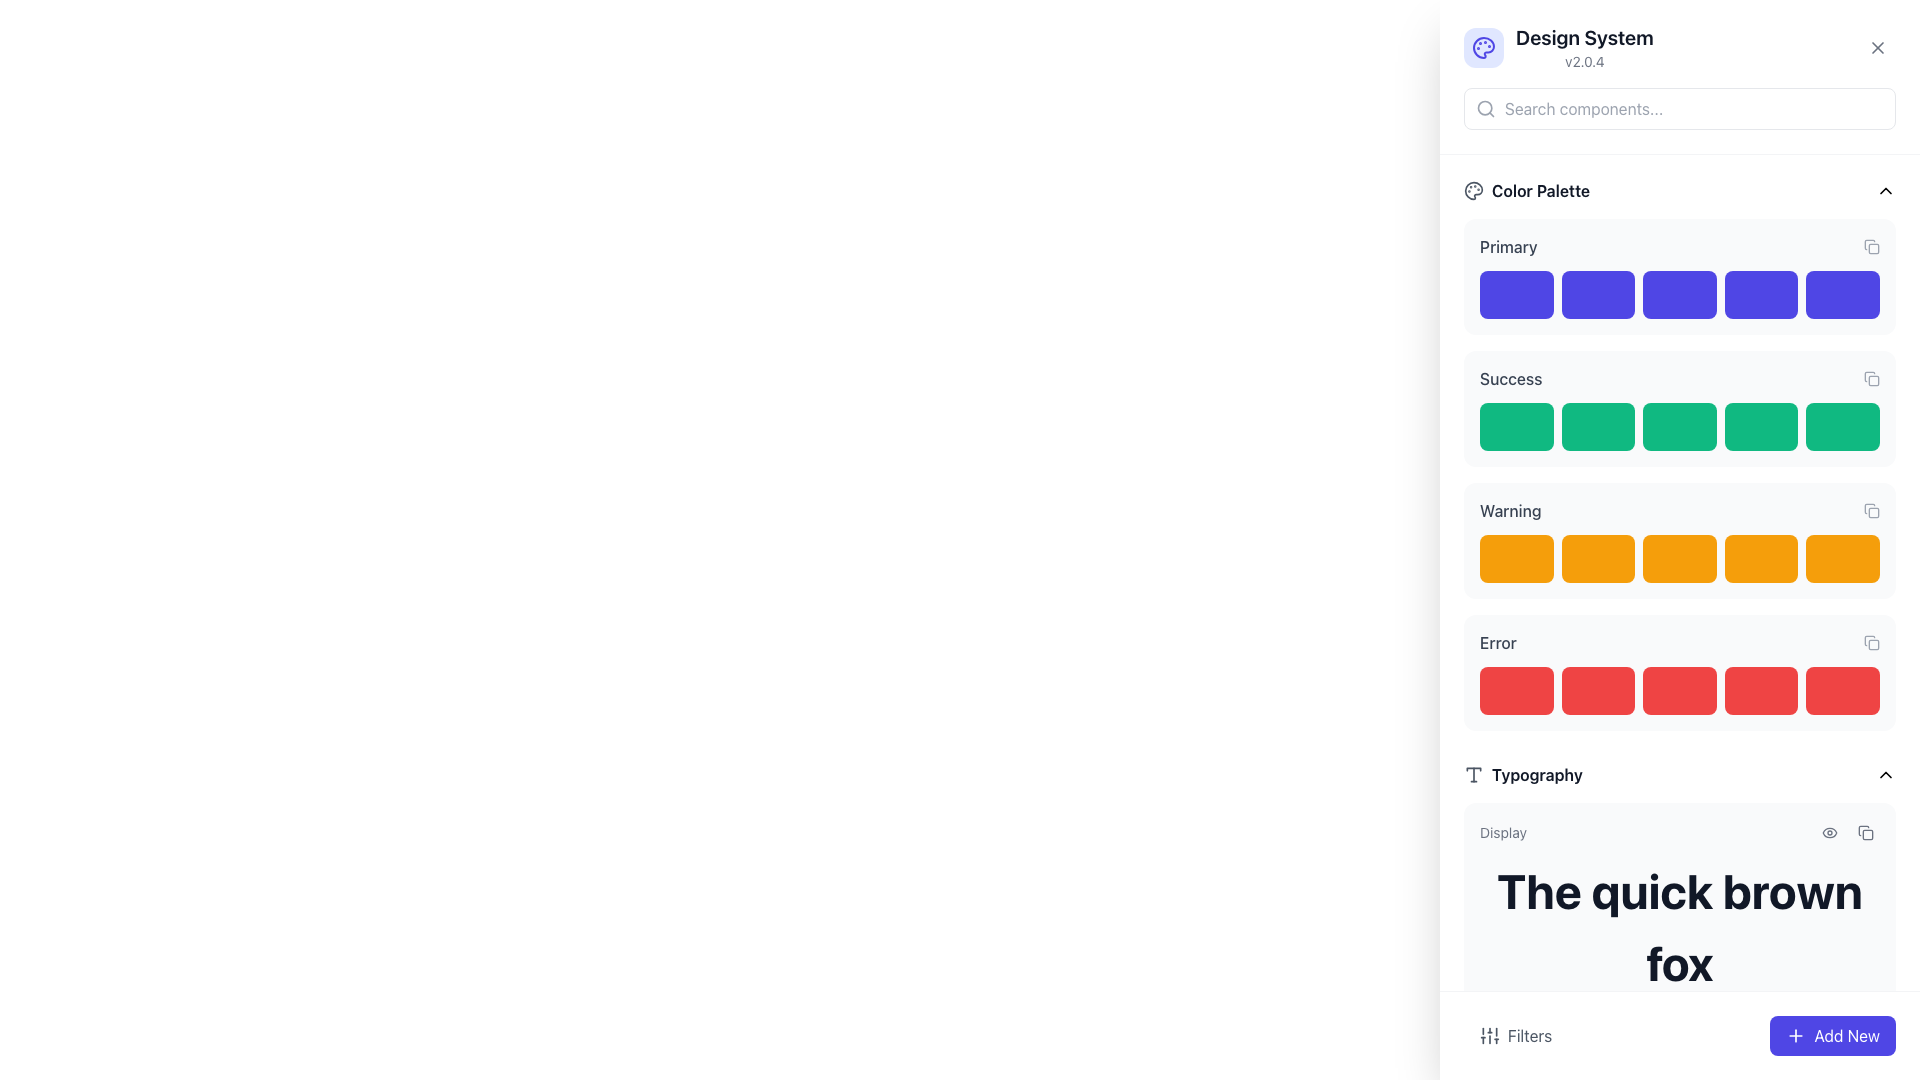 Image resolution: width=1920 pixels, height=1080 pixels. I want to click on the content associated with the Text Label located in the typography section, indicated by the typographic T icon, positioned in the lower part of the interface, so click(1536, 774).